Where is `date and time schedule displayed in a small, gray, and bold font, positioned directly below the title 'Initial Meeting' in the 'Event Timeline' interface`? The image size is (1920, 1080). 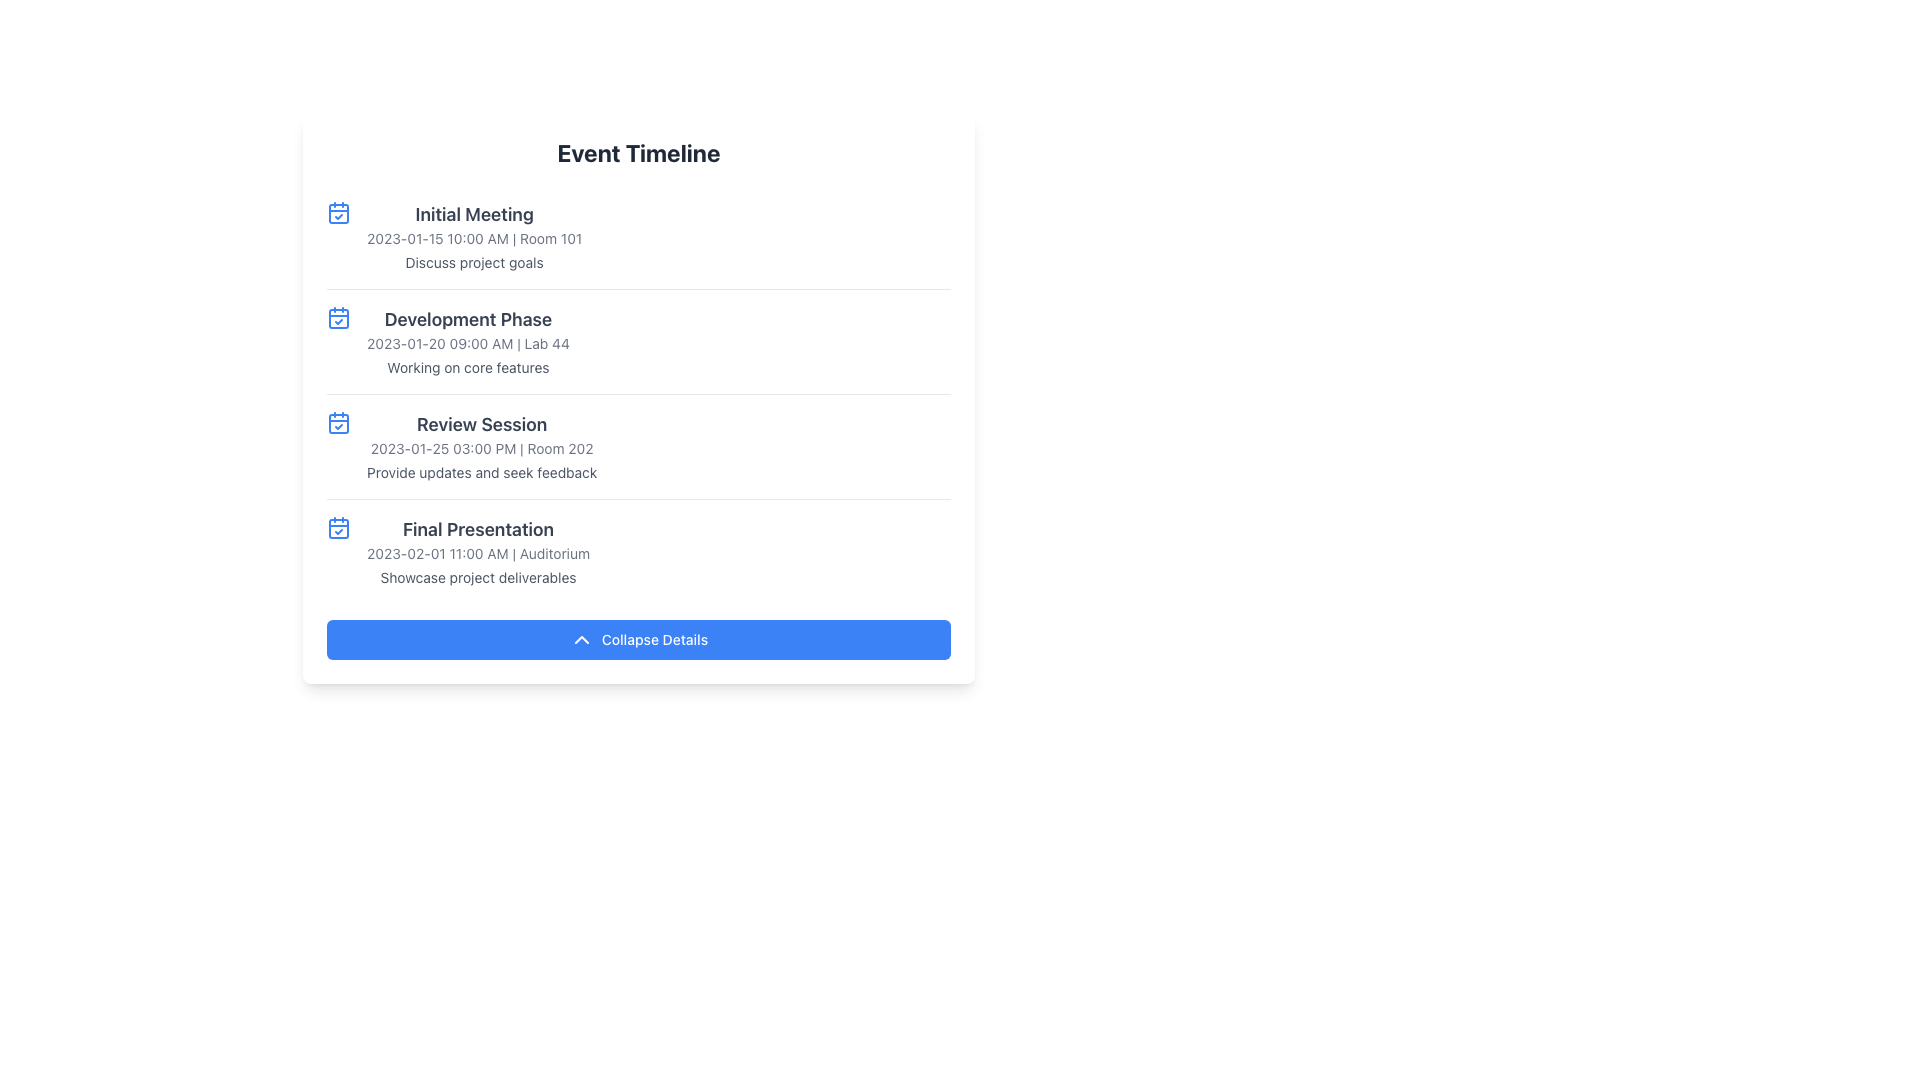
date and time schedule displayed in a small, gray, and bold font, positioned directly below the title 'Initial Meeting' in the 'Event Timeline' interface is located at coordinates (473, 238).